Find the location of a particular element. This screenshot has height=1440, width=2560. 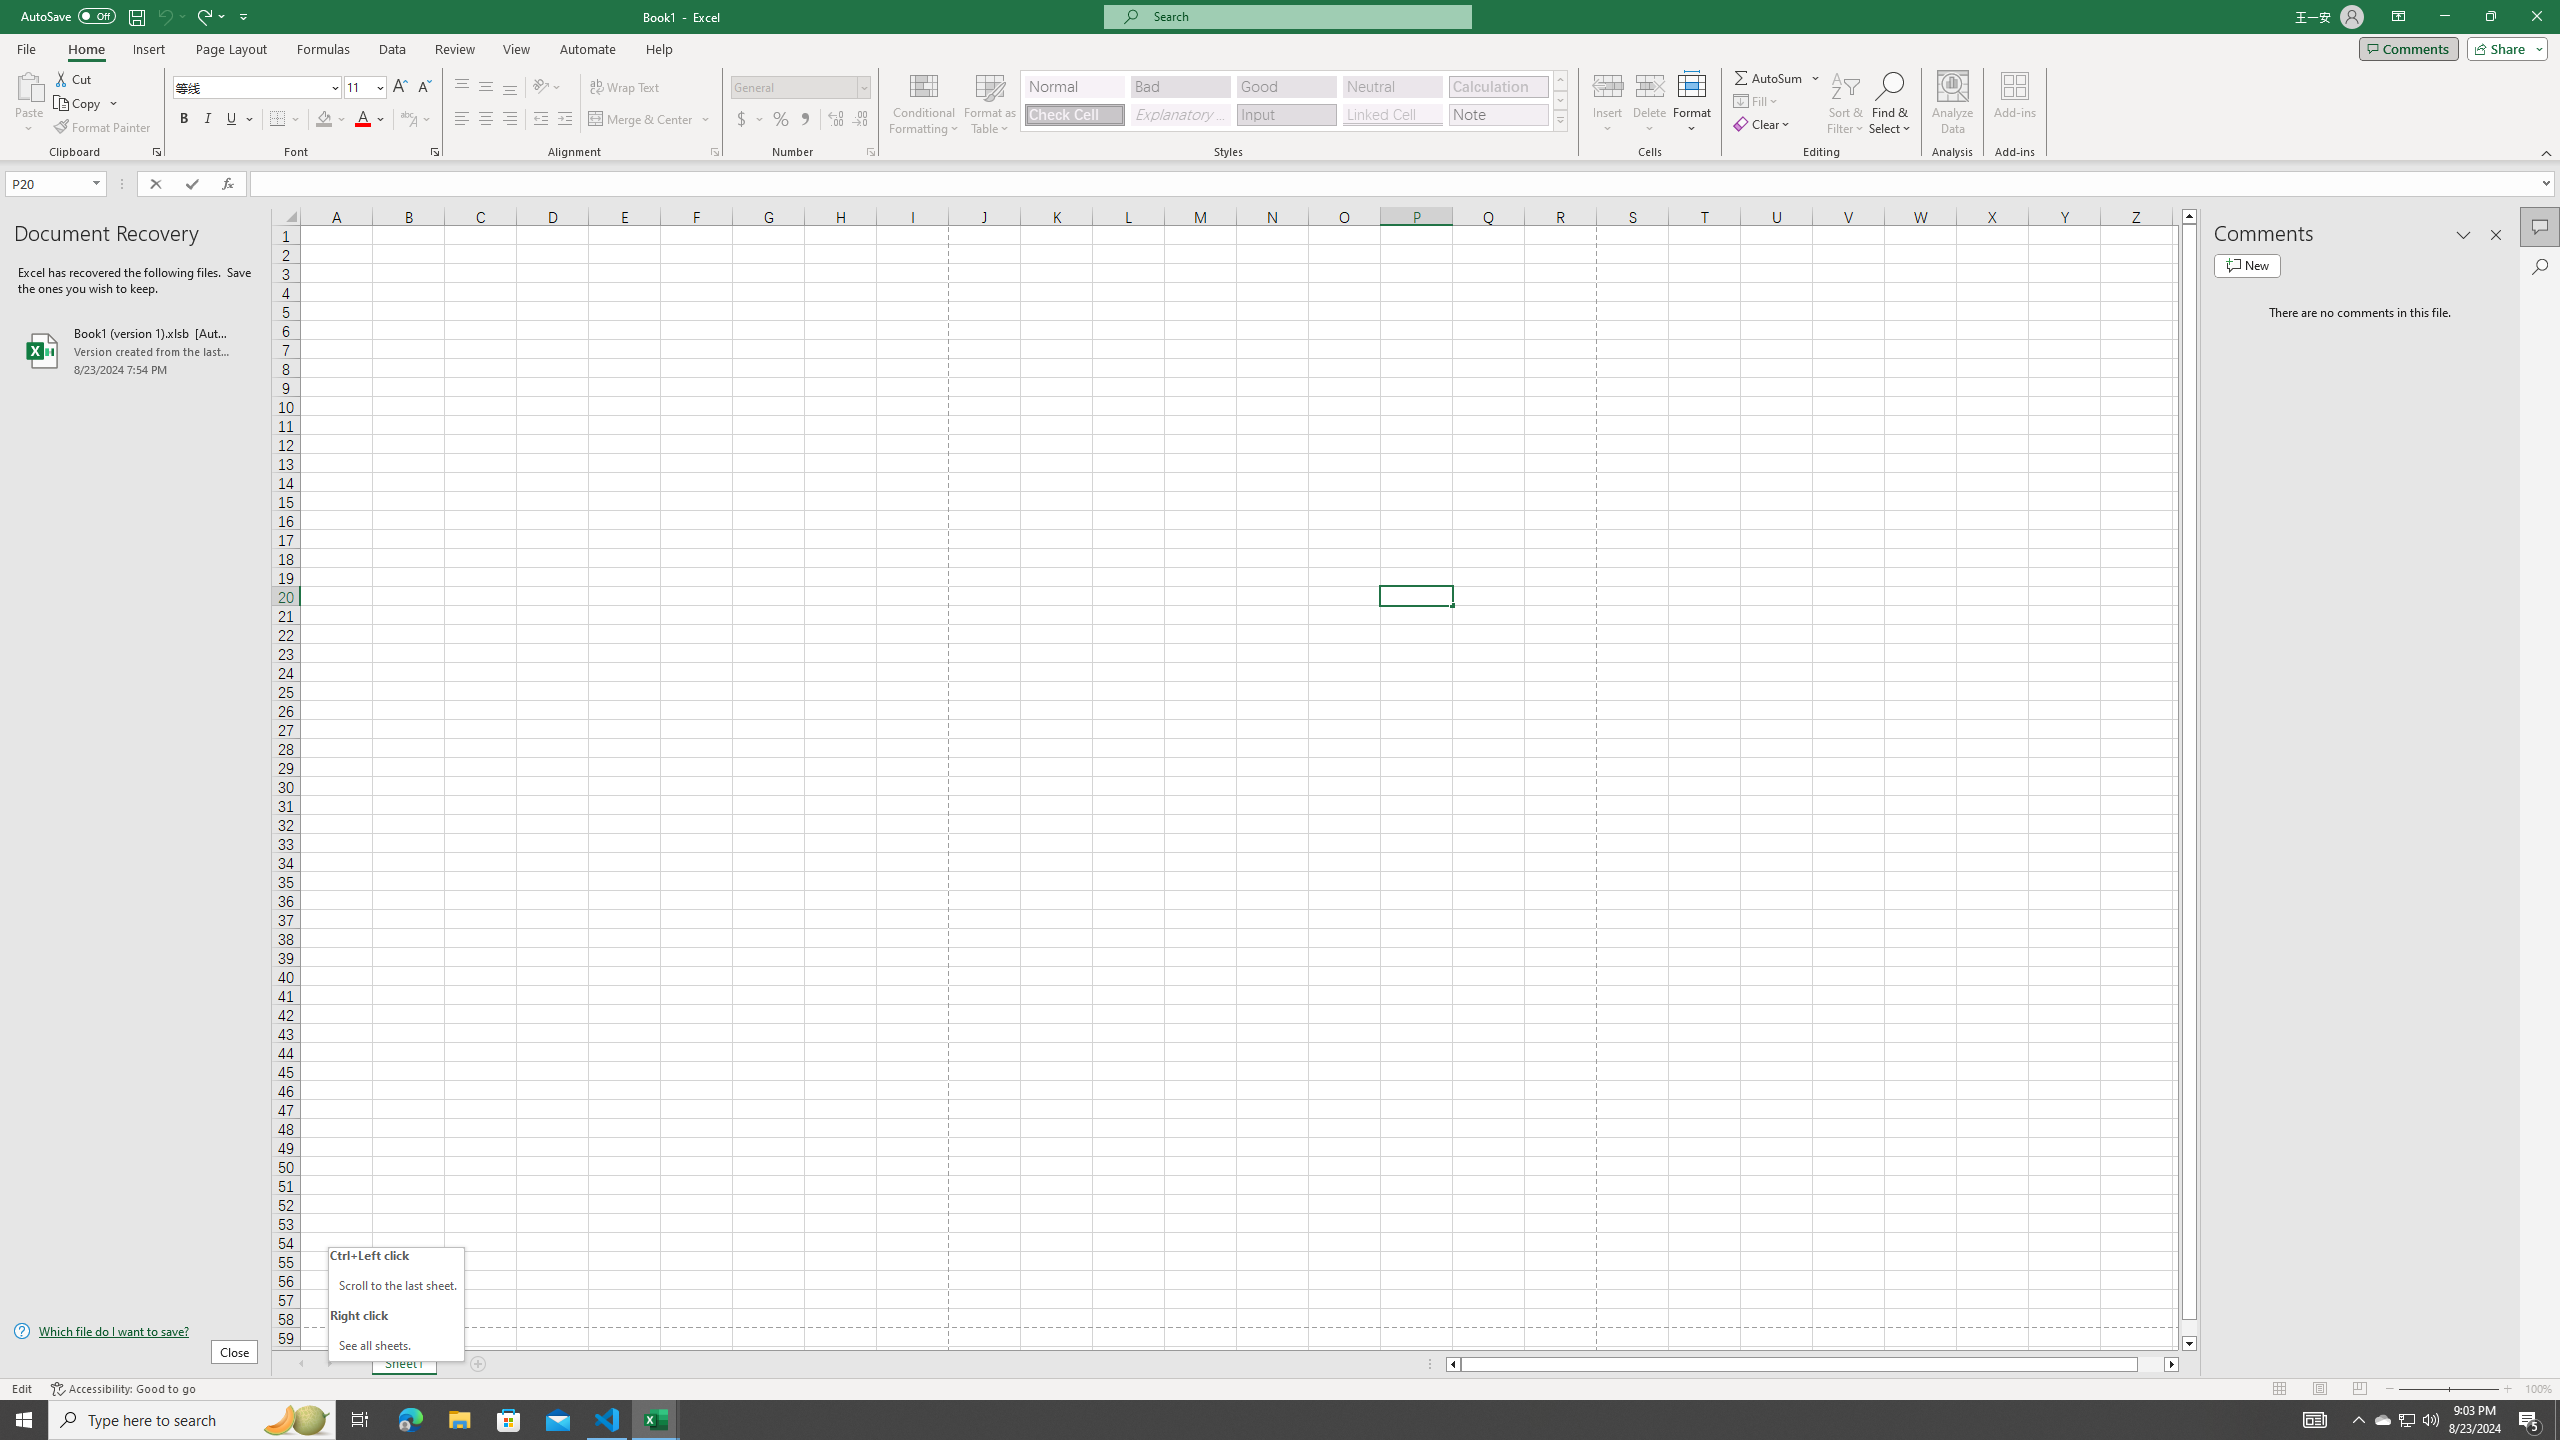

'Font Color RGB(255, 0, 0)' is located at coordinates (362, 118).